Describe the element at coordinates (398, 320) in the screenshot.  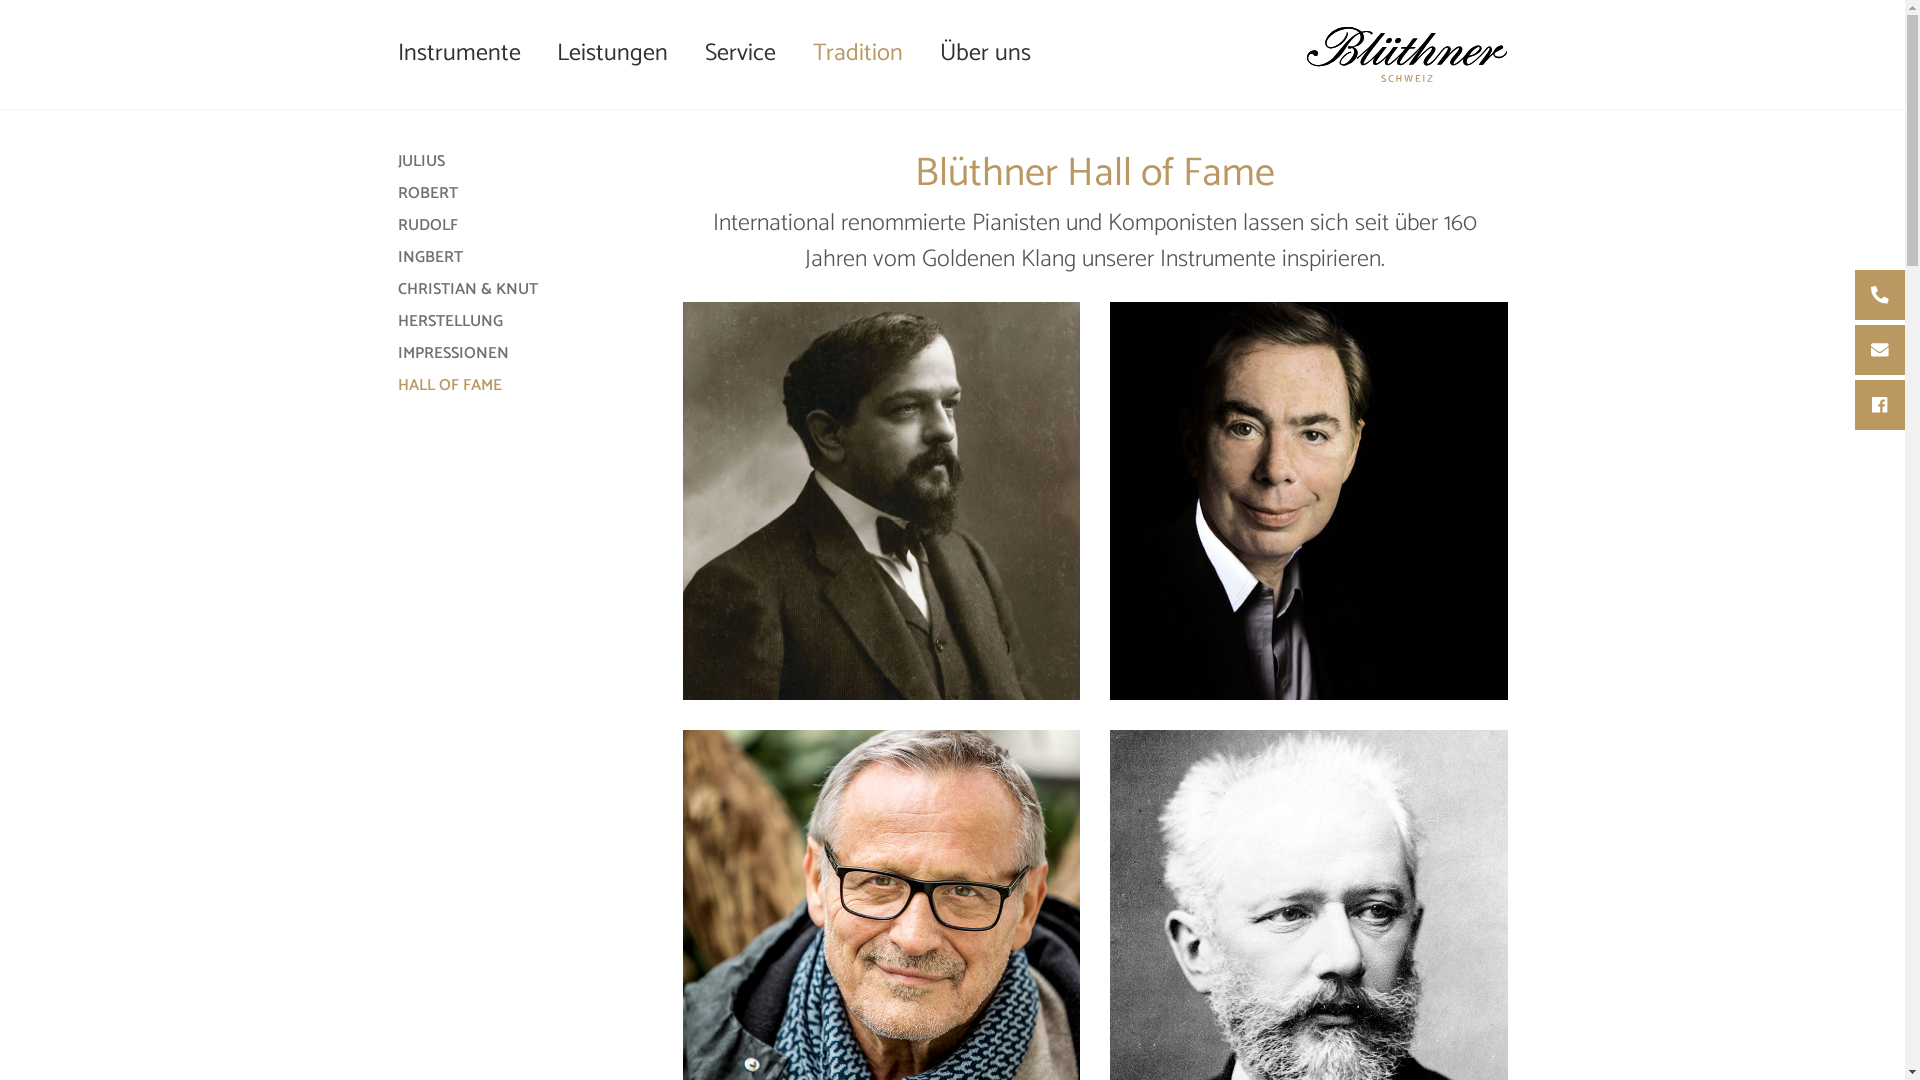
I see `'HERSTELLUNG'` at that location.